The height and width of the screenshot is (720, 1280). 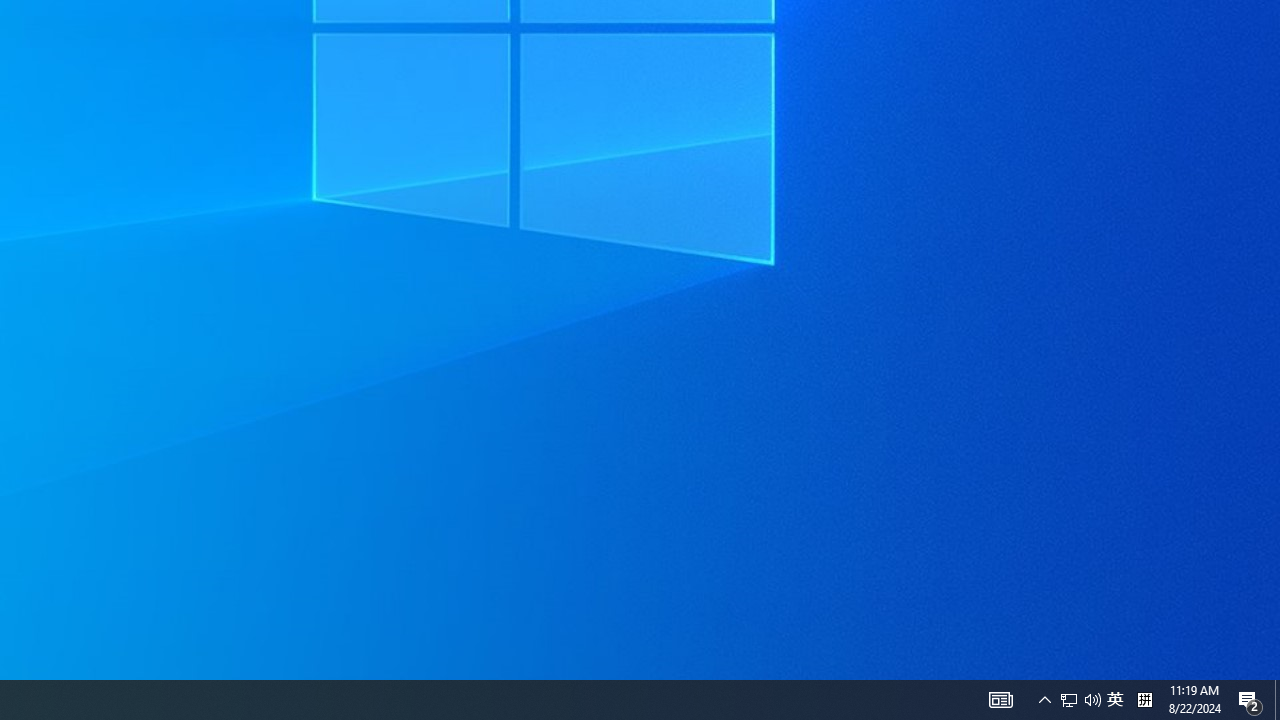 I want to click on 'Q2790: 100%', so click(x=1068, y=698).